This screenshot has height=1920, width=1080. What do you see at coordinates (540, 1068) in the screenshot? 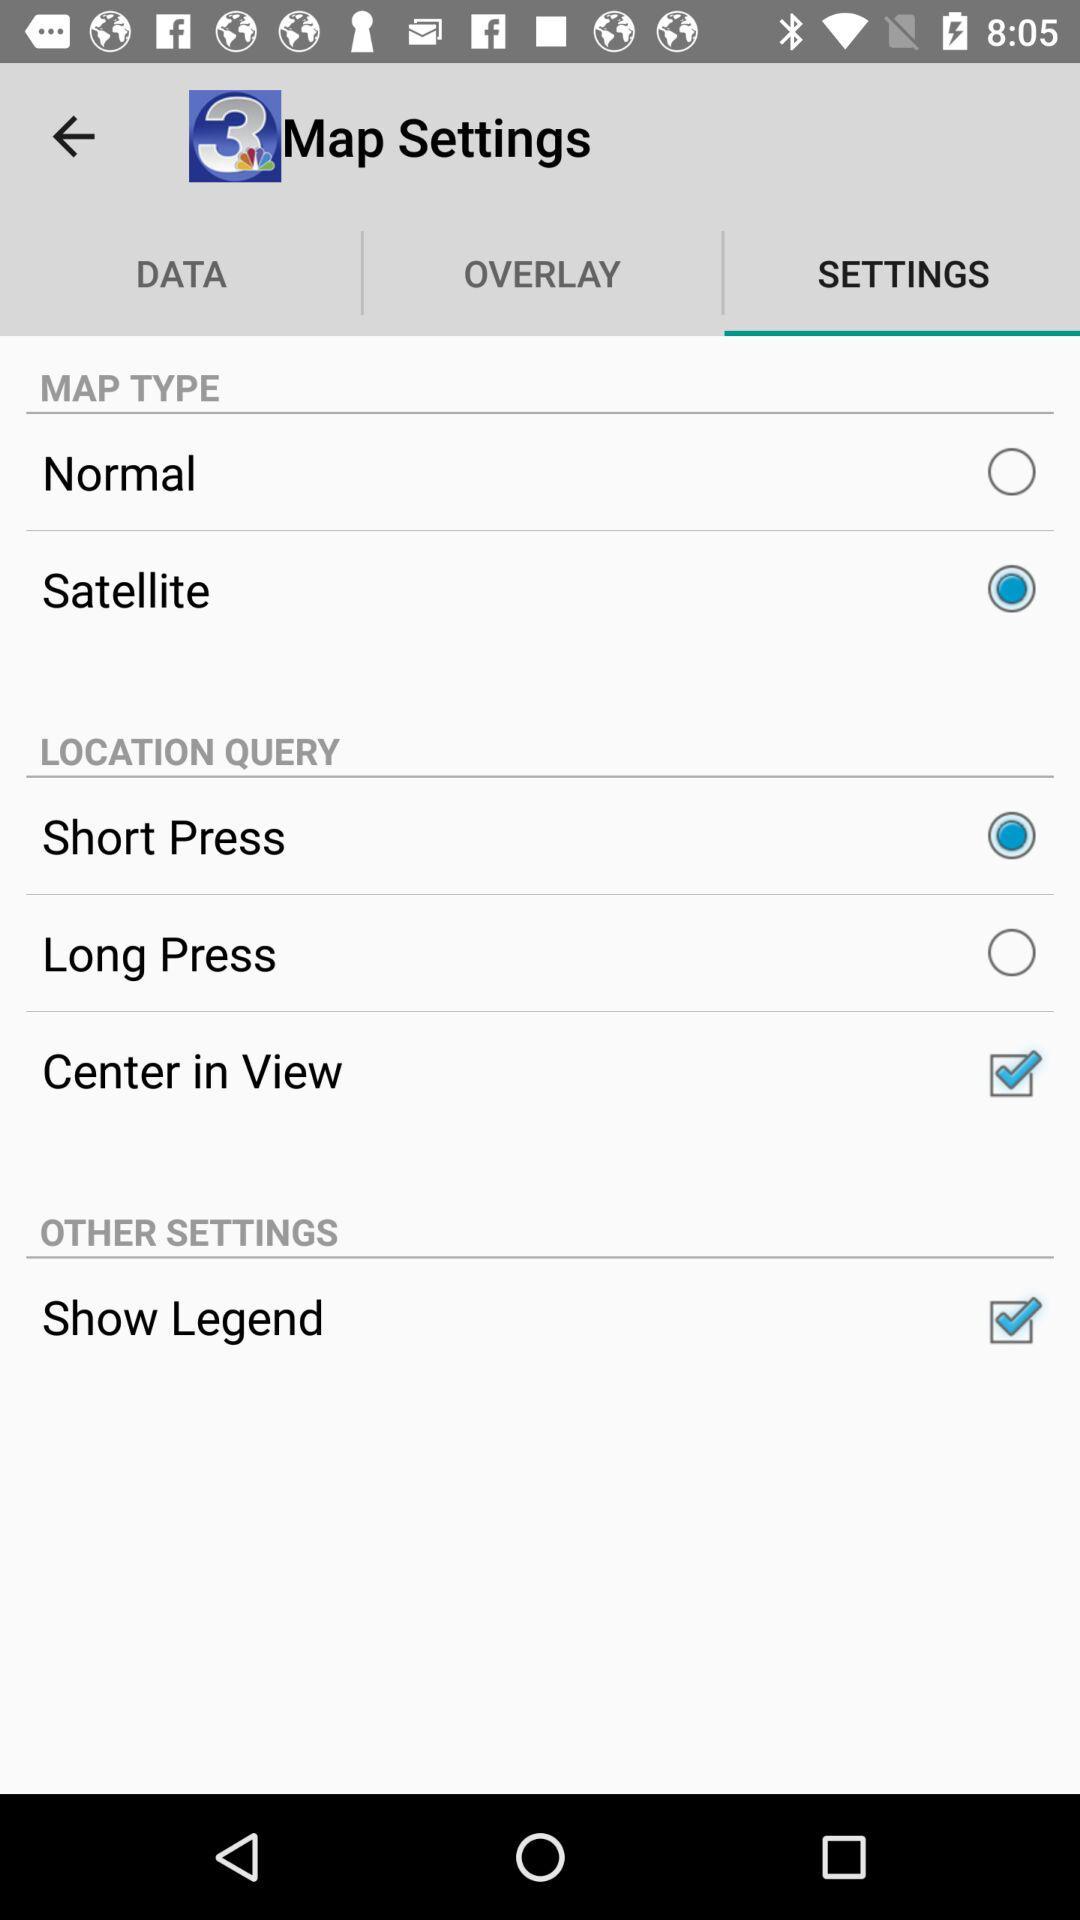
I see `item above the other settings item` at bounding box center [540, 1068].